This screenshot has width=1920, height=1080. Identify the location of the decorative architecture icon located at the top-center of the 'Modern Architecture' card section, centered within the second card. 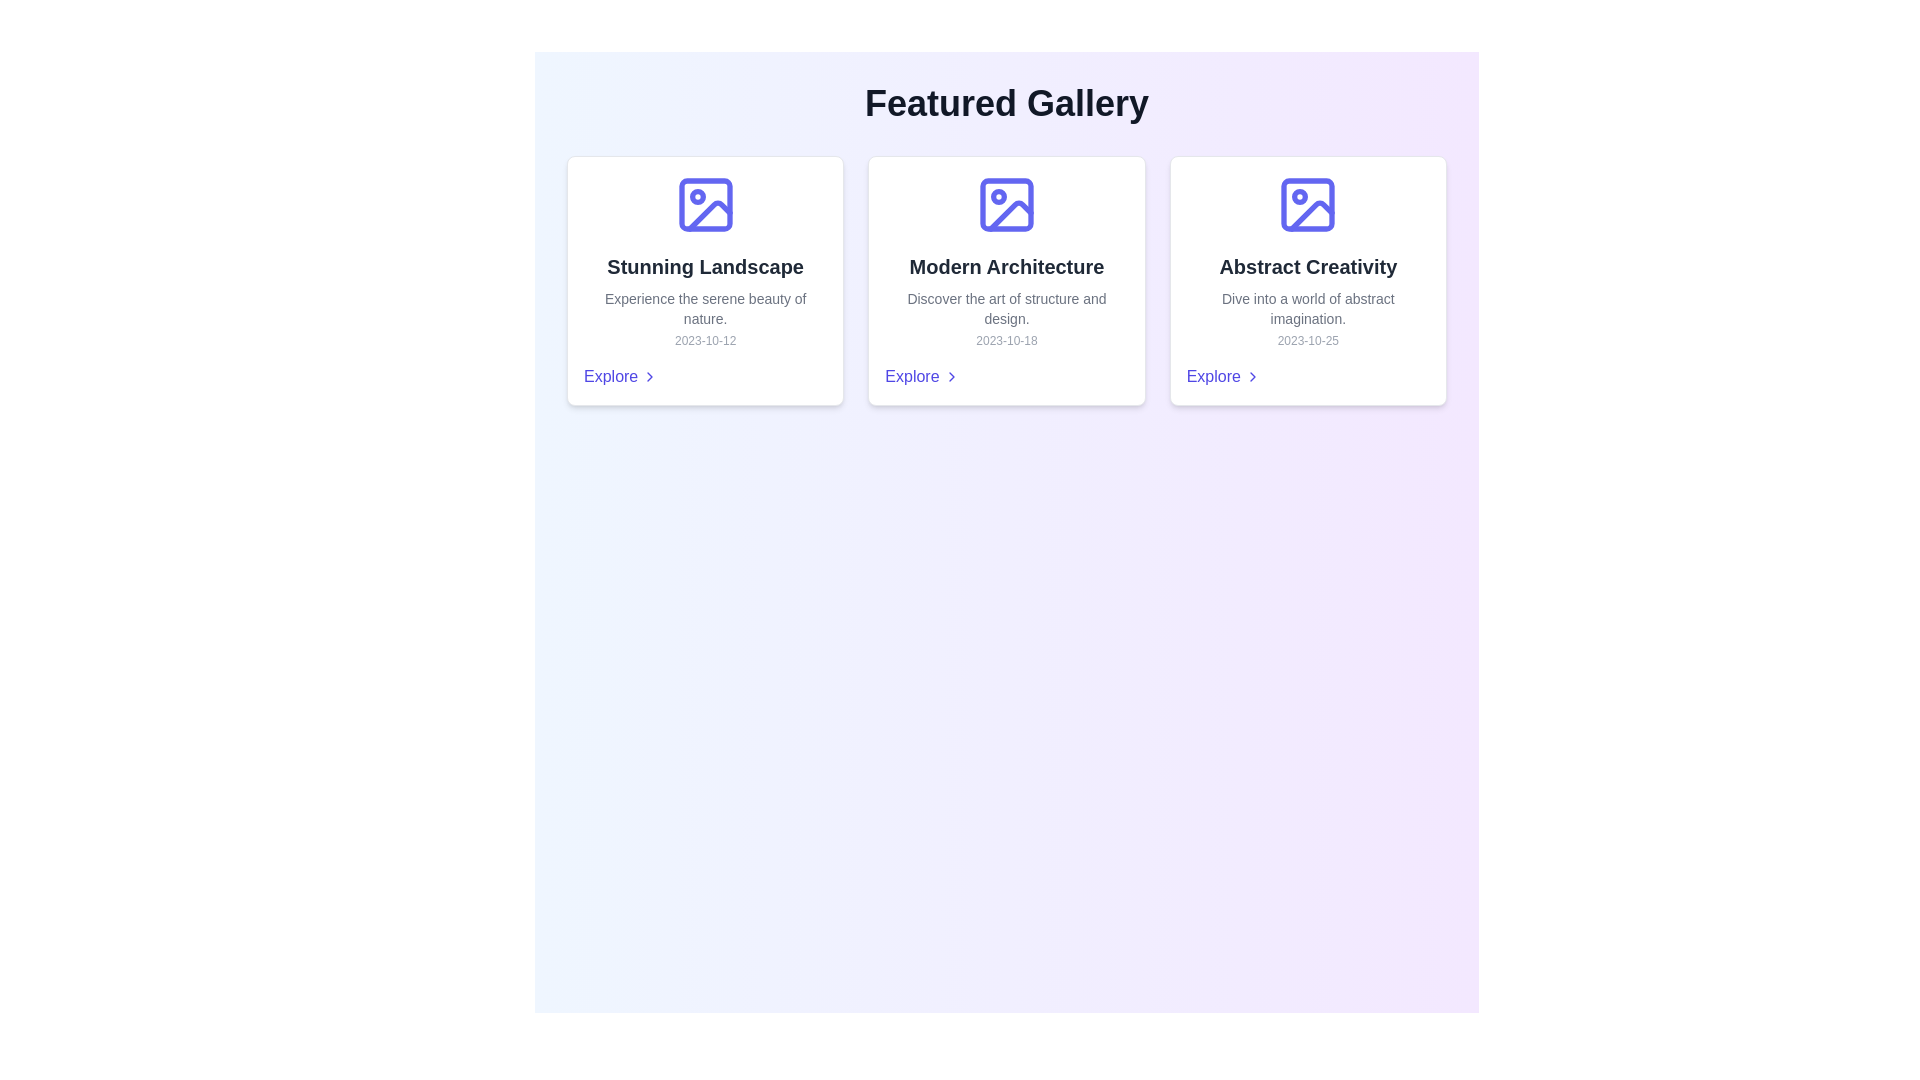
(1007, 204).